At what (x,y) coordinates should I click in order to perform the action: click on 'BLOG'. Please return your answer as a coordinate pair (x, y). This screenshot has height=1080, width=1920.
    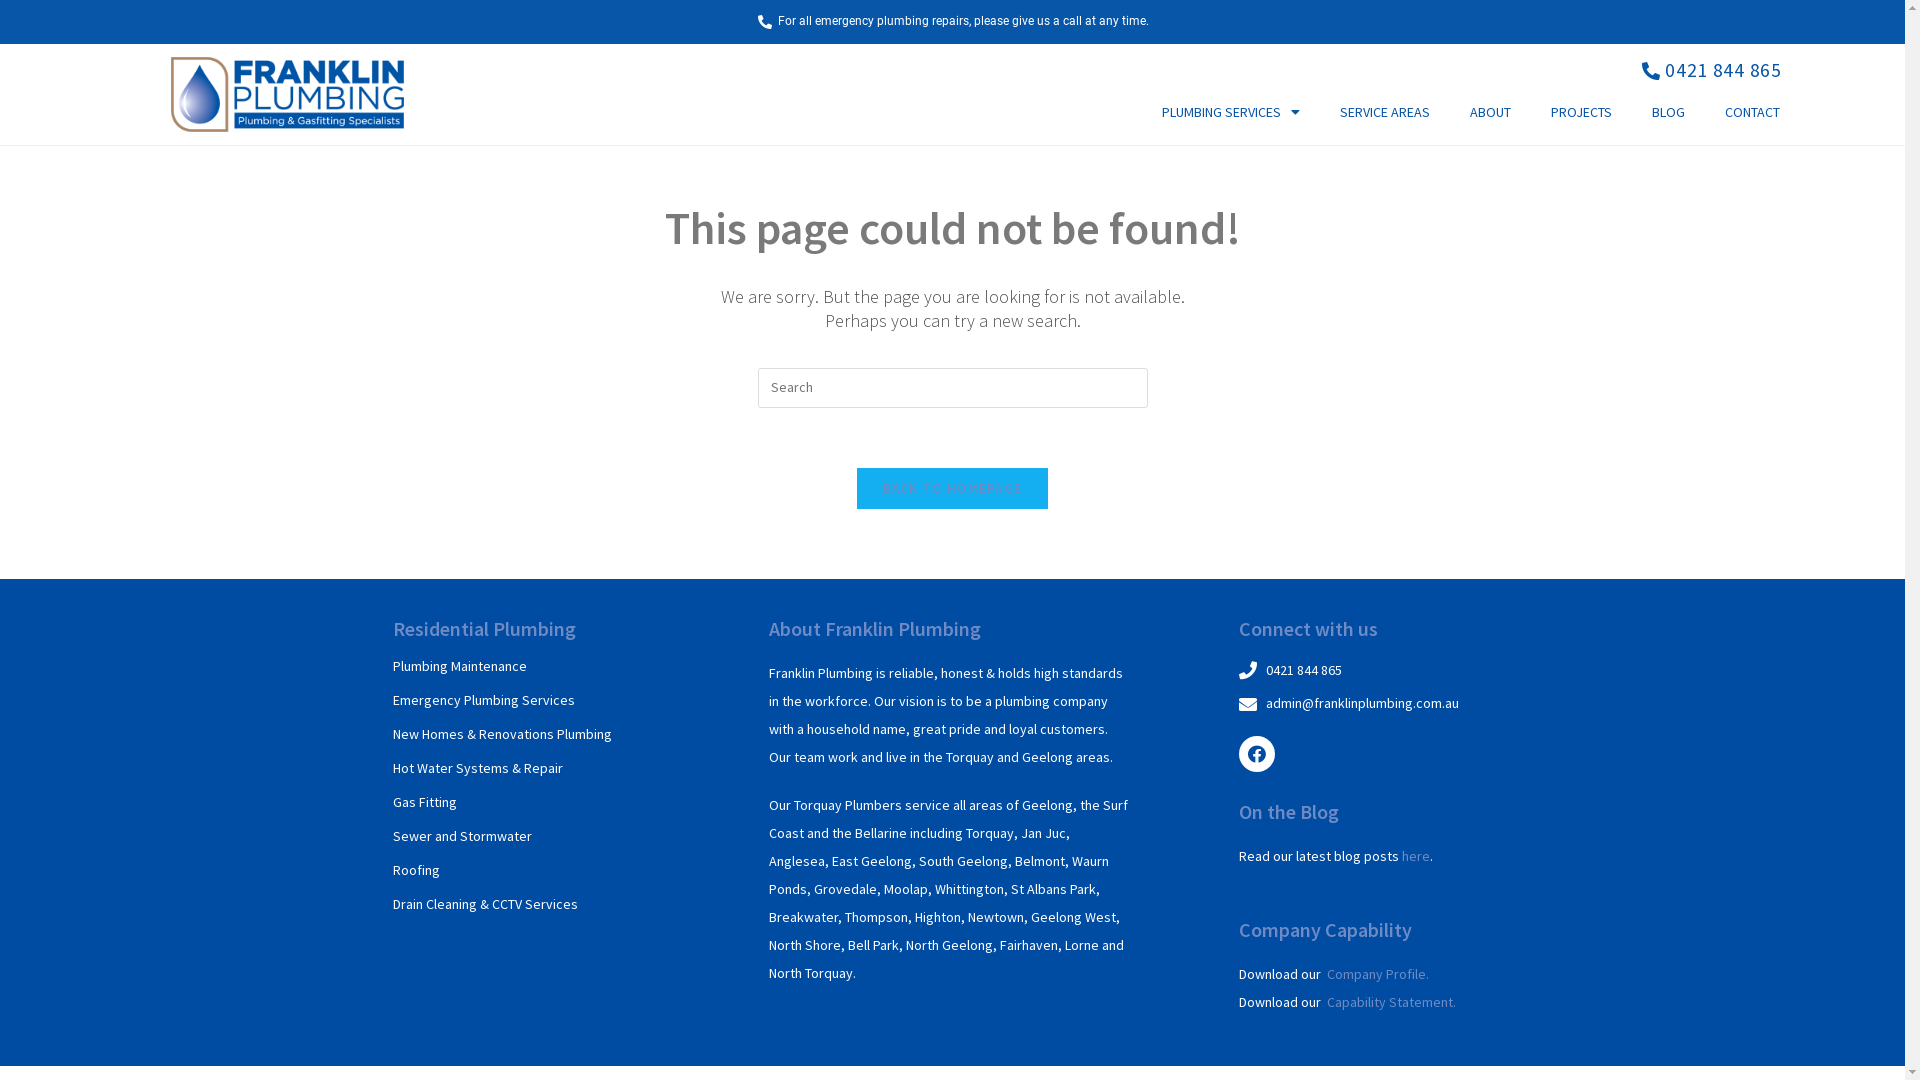
    Looking at the image, I should click on (1668, 111).